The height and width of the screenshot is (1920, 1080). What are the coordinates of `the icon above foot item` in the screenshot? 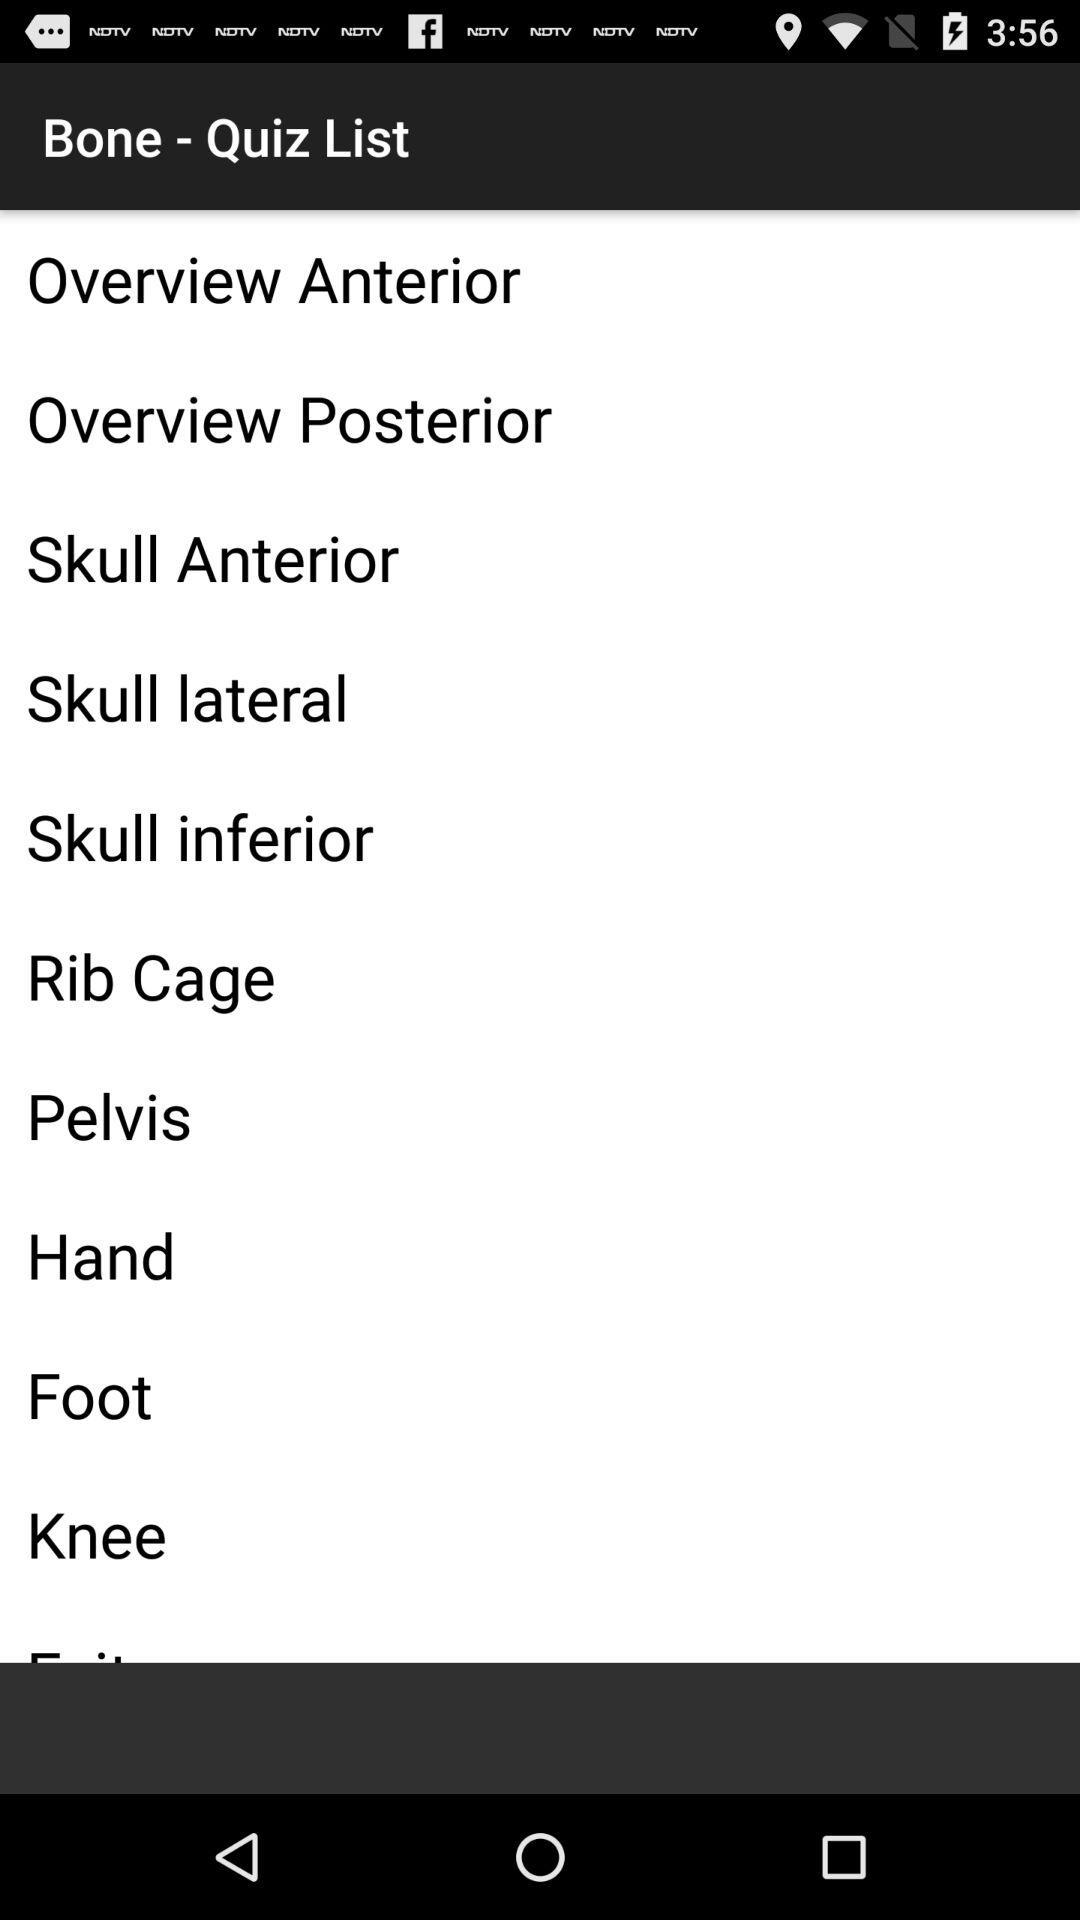 It's located at (540, 1253).